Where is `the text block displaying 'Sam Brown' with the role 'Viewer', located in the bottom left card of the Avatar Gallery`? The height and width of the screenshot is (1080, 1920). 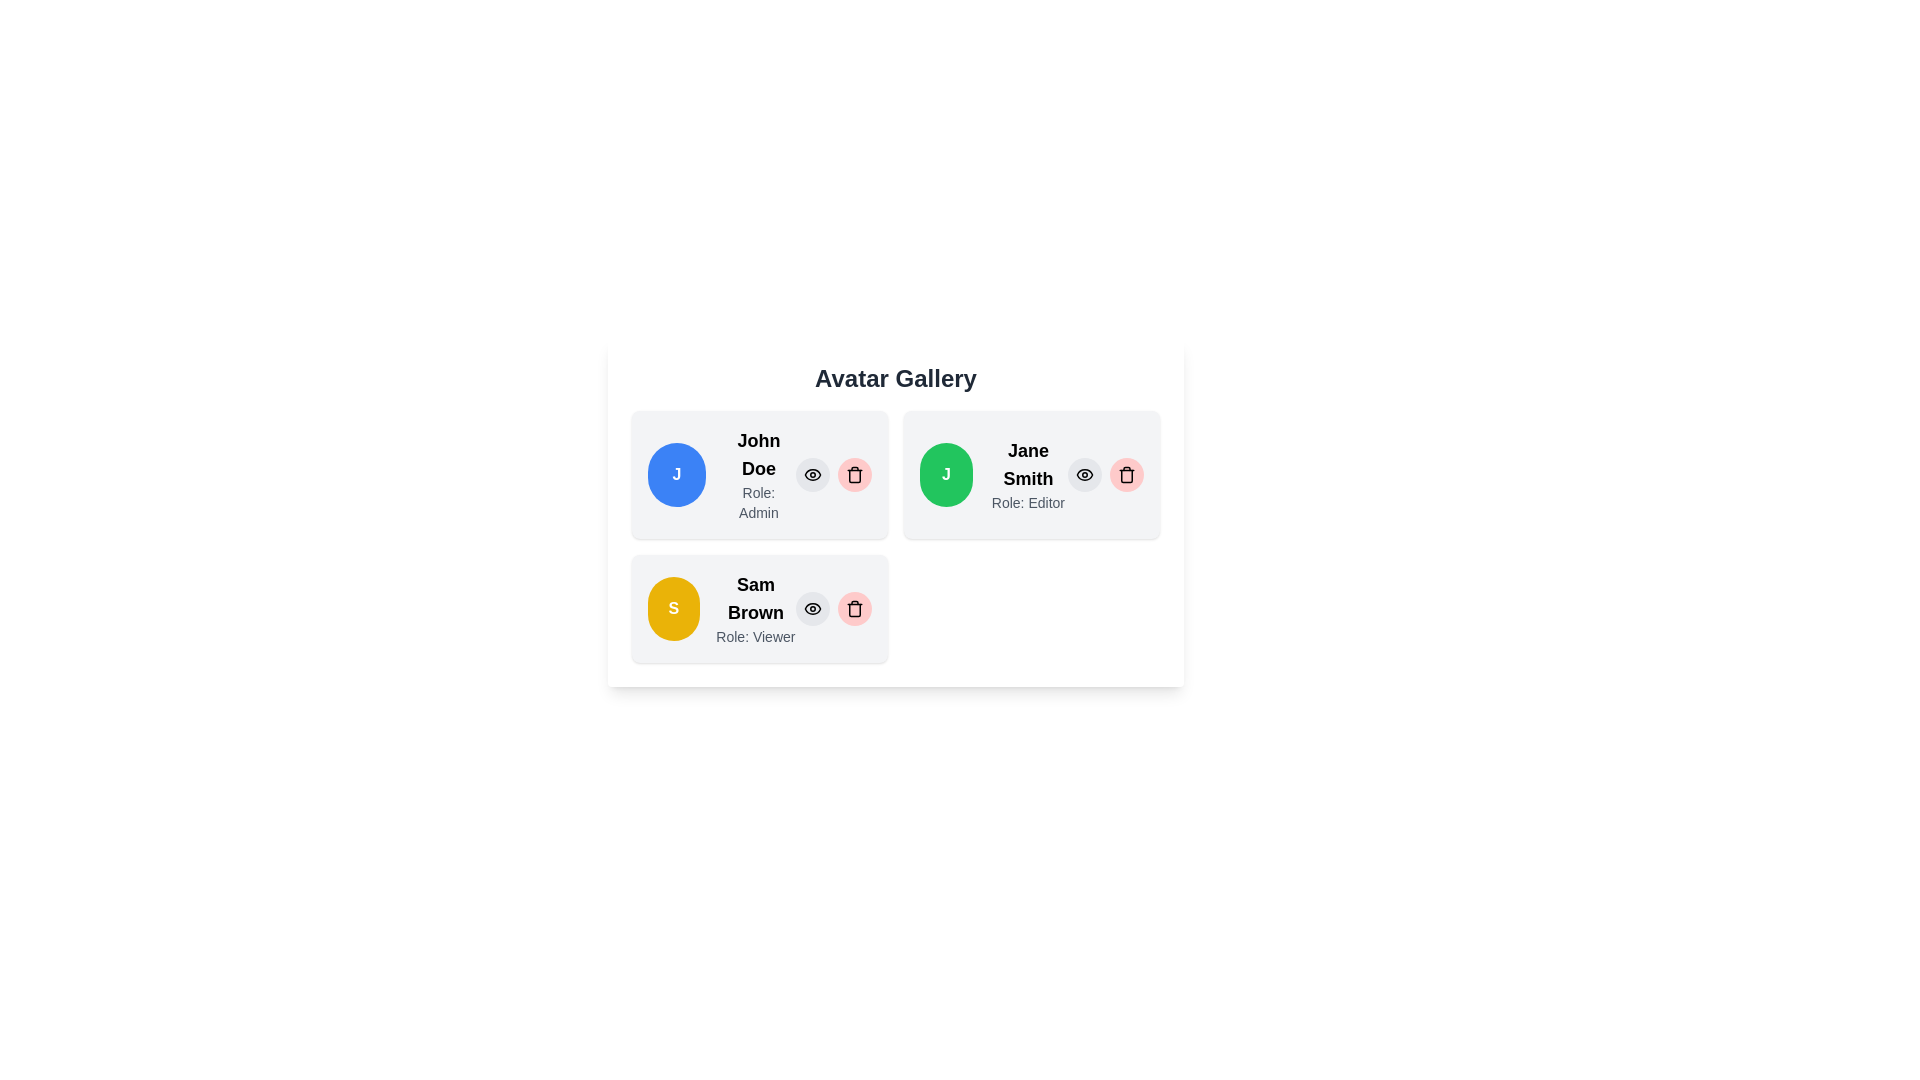 the text block displaying 'Sam Brown' with the role 'Viewer', located in the bottom left card of the Avatar Gallery is located at coordinates (754, 608).